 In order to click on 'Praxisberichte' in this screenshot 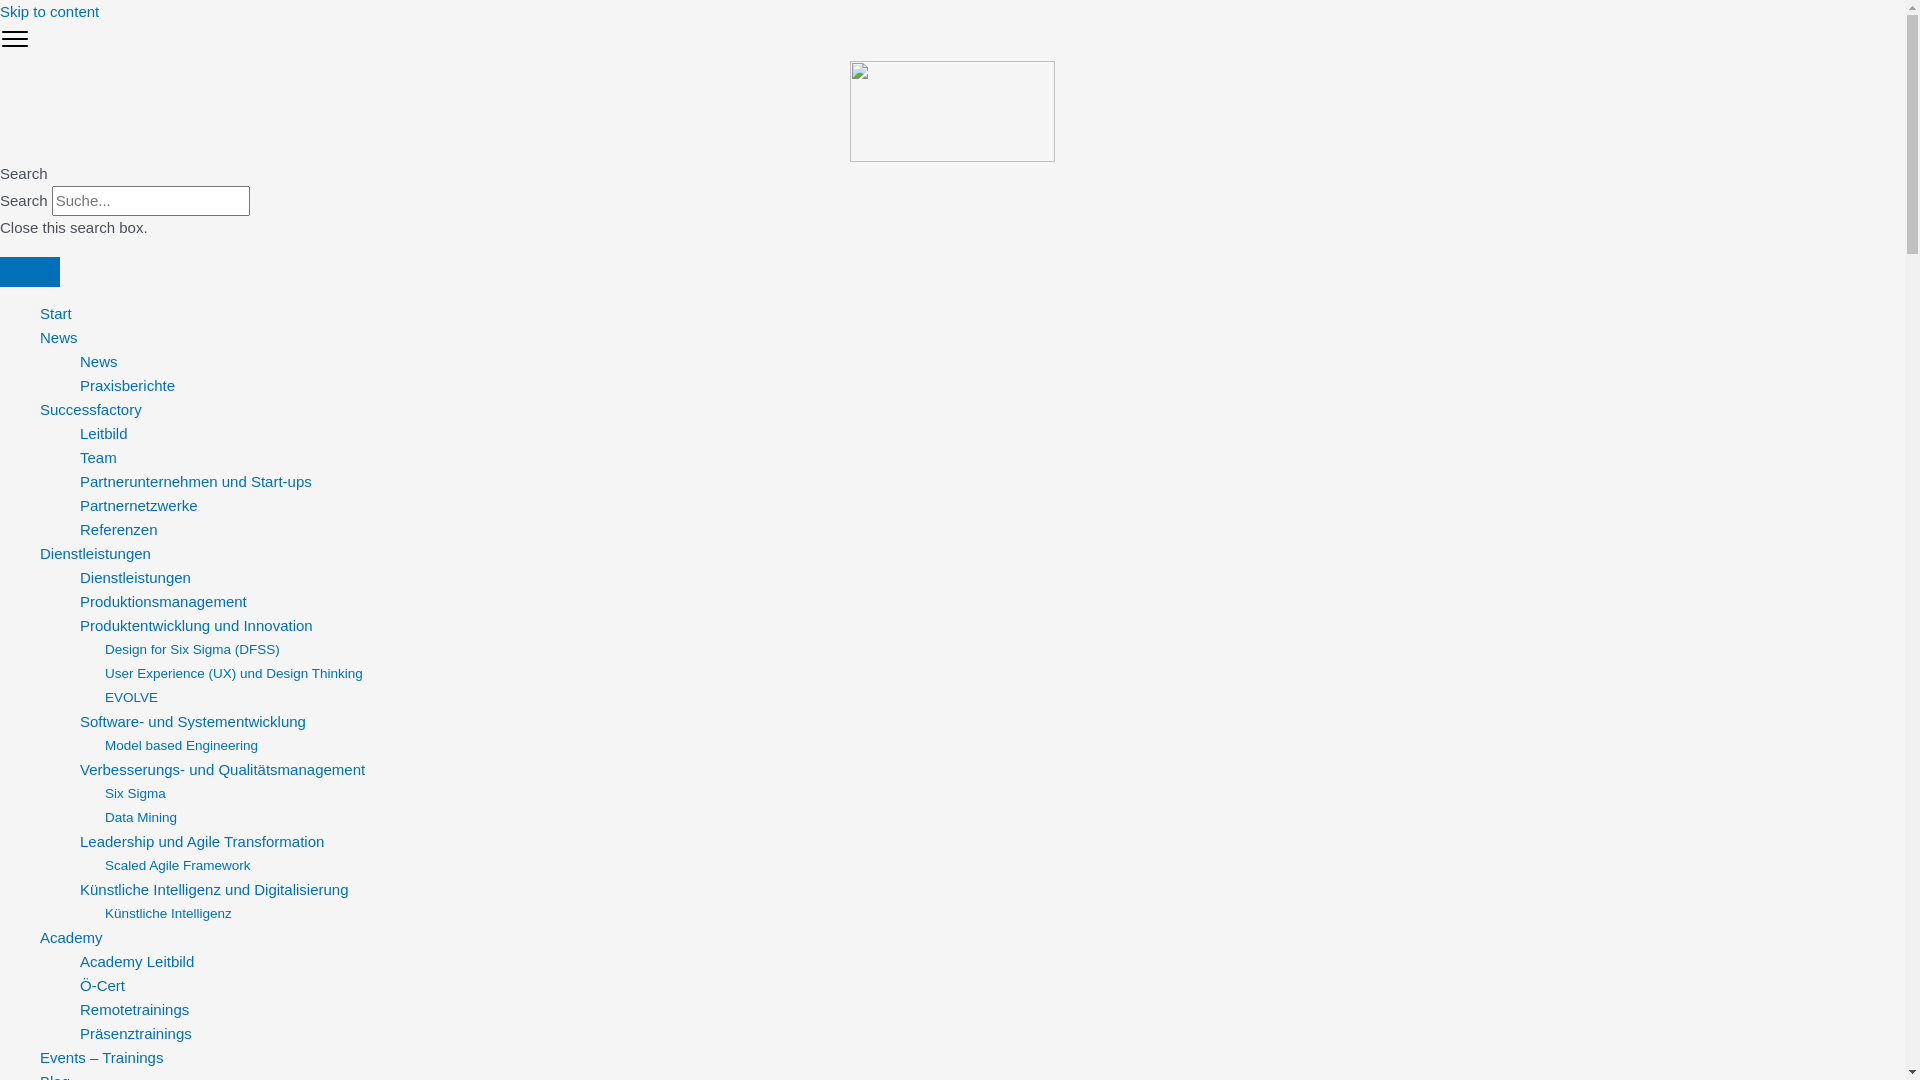, I will do `click(126, 385)`.